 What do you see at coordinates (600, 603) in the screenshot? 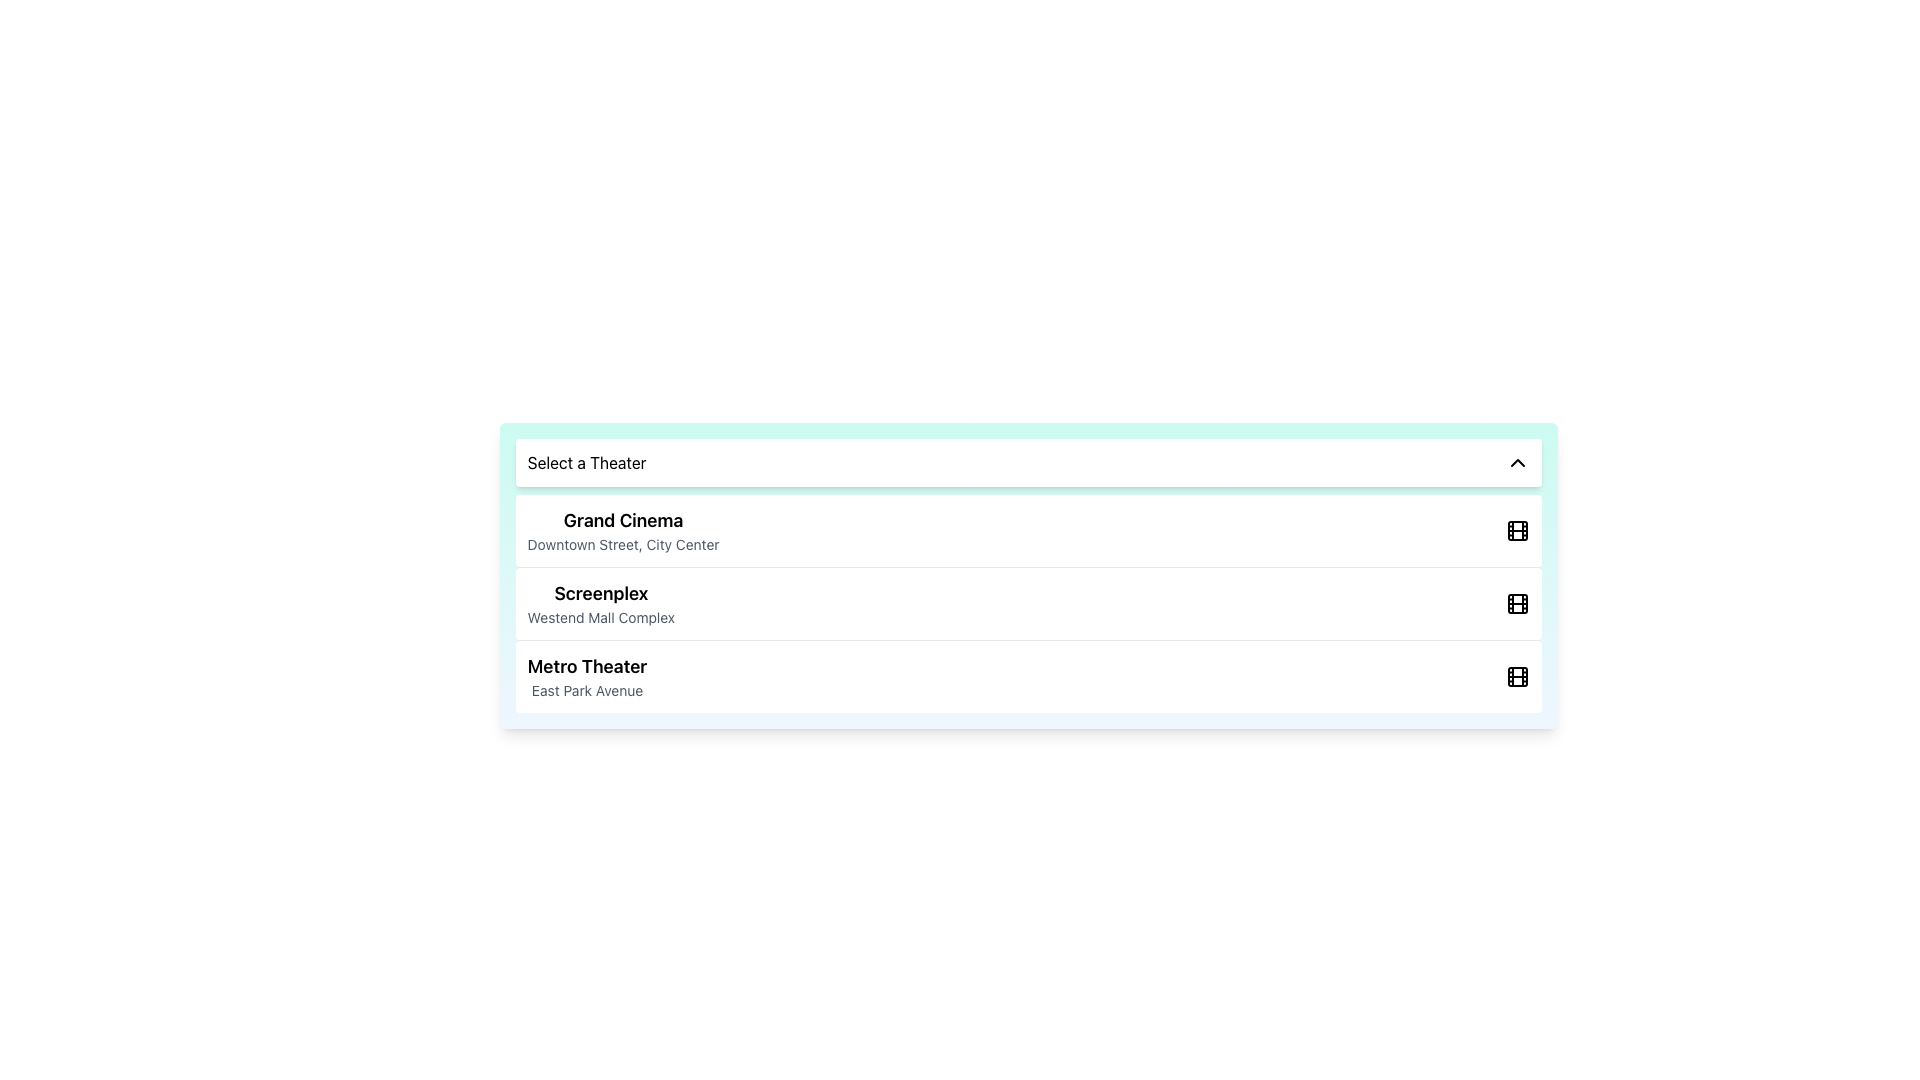
I see `the text label that displays 'Screenplex' in bold font and 'Westend Mall Complex' in smaller gray font, located between 'Grand Cinema' and 'Metro Theater'` at bounding box center [600, 603].